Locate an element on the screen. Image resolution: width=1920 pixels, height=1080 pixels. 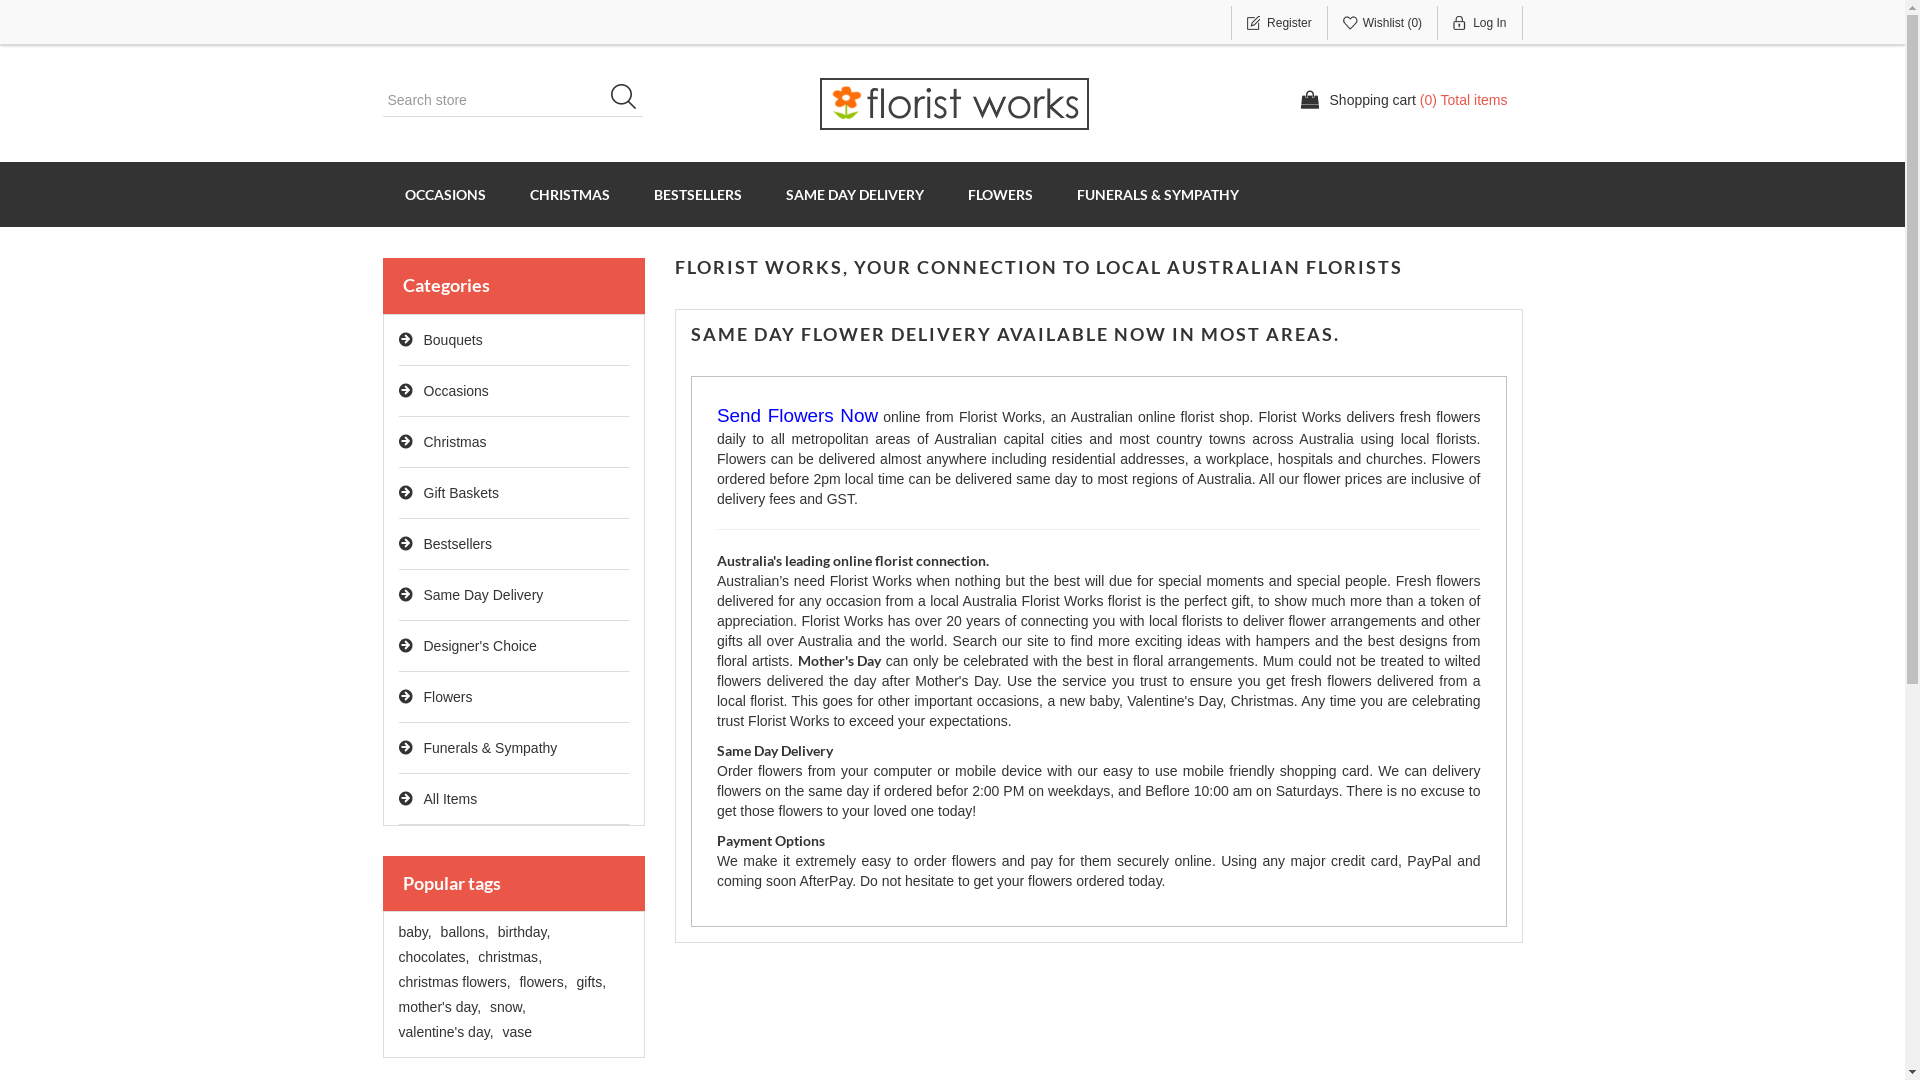
'baby,' is located at coordinates (413, 932).